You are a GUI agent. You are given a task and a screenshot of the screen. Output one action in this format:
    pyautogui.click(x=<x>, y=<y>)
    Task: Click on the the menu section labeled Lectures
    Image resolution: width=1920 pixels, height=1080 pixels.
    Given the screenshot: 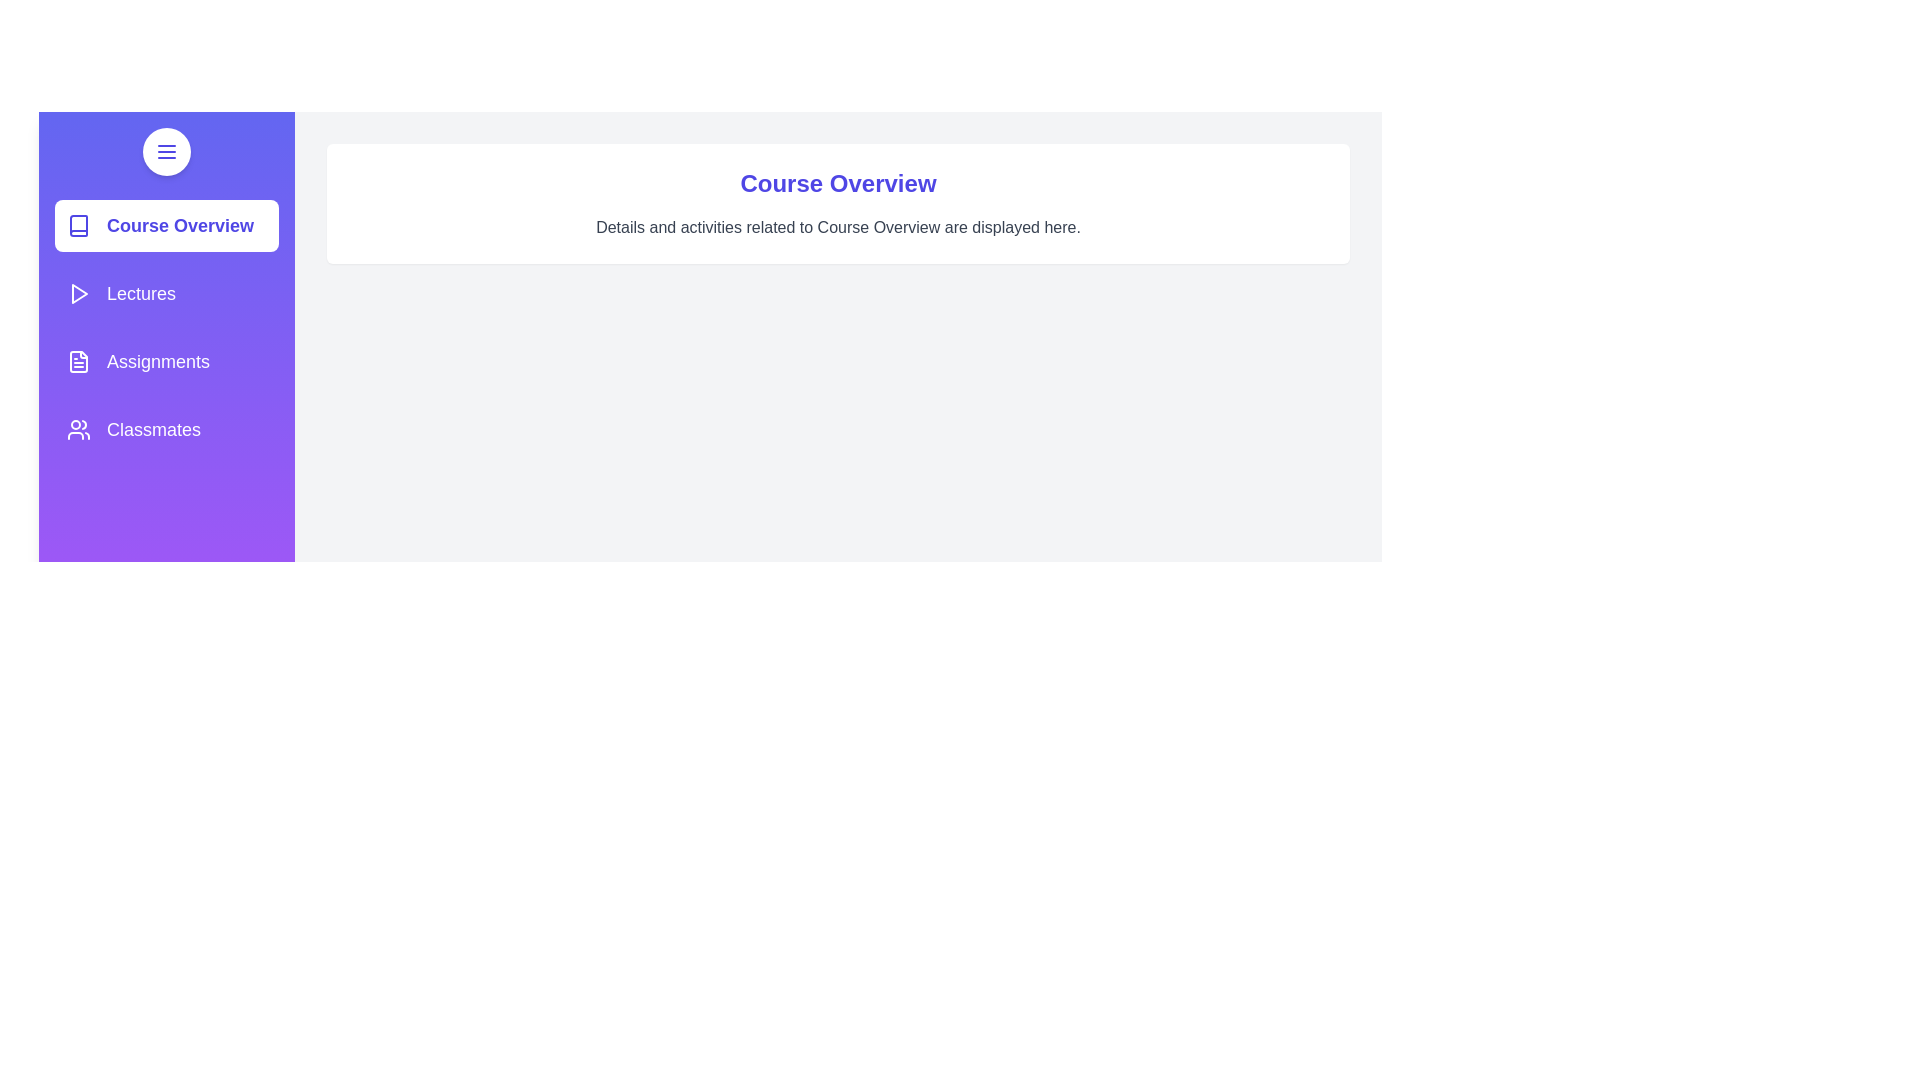 What is the action you would take?
    pyautogui.click(x=167, y=293)
    